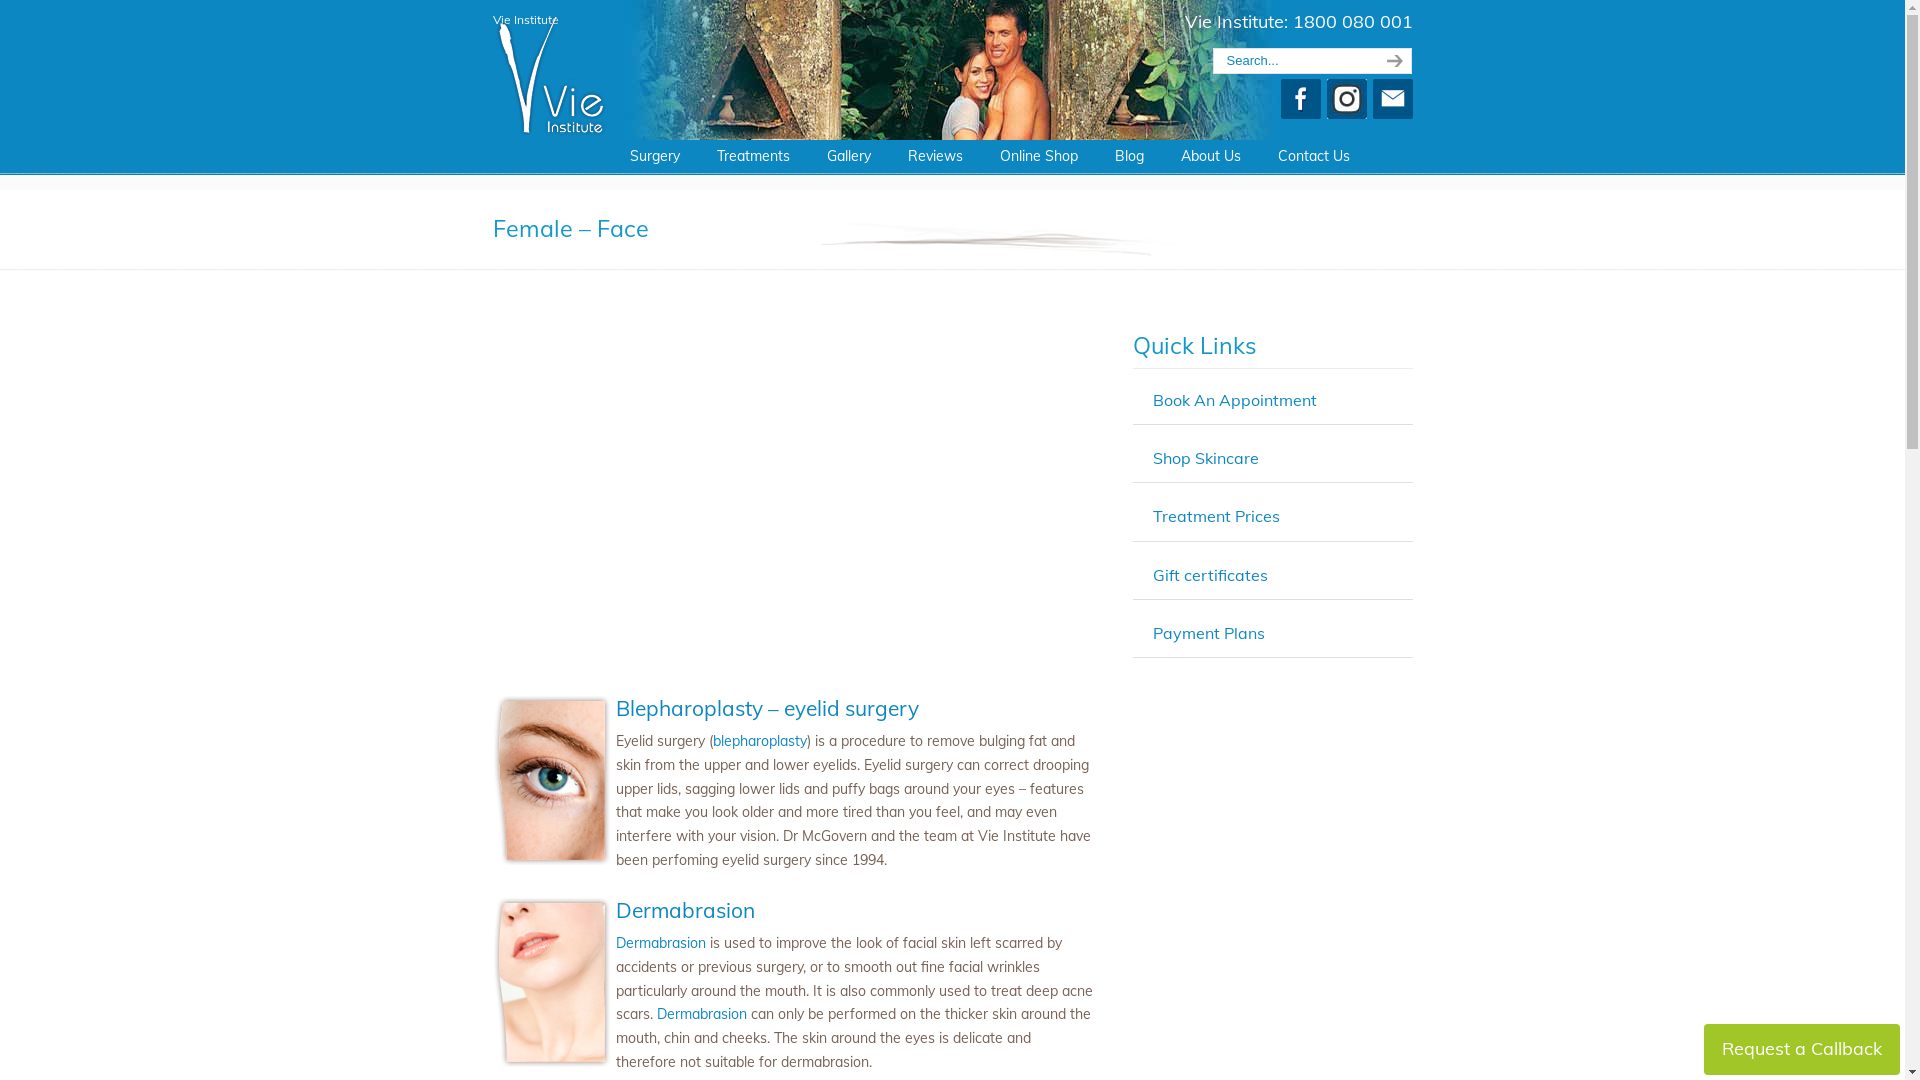 The height and width of the screenshot is (1080, 1920). What do you see at coordinates (1352, 21) in the screenshot?
I see `'1800 080 001'` at bounding box center [1352, 21].